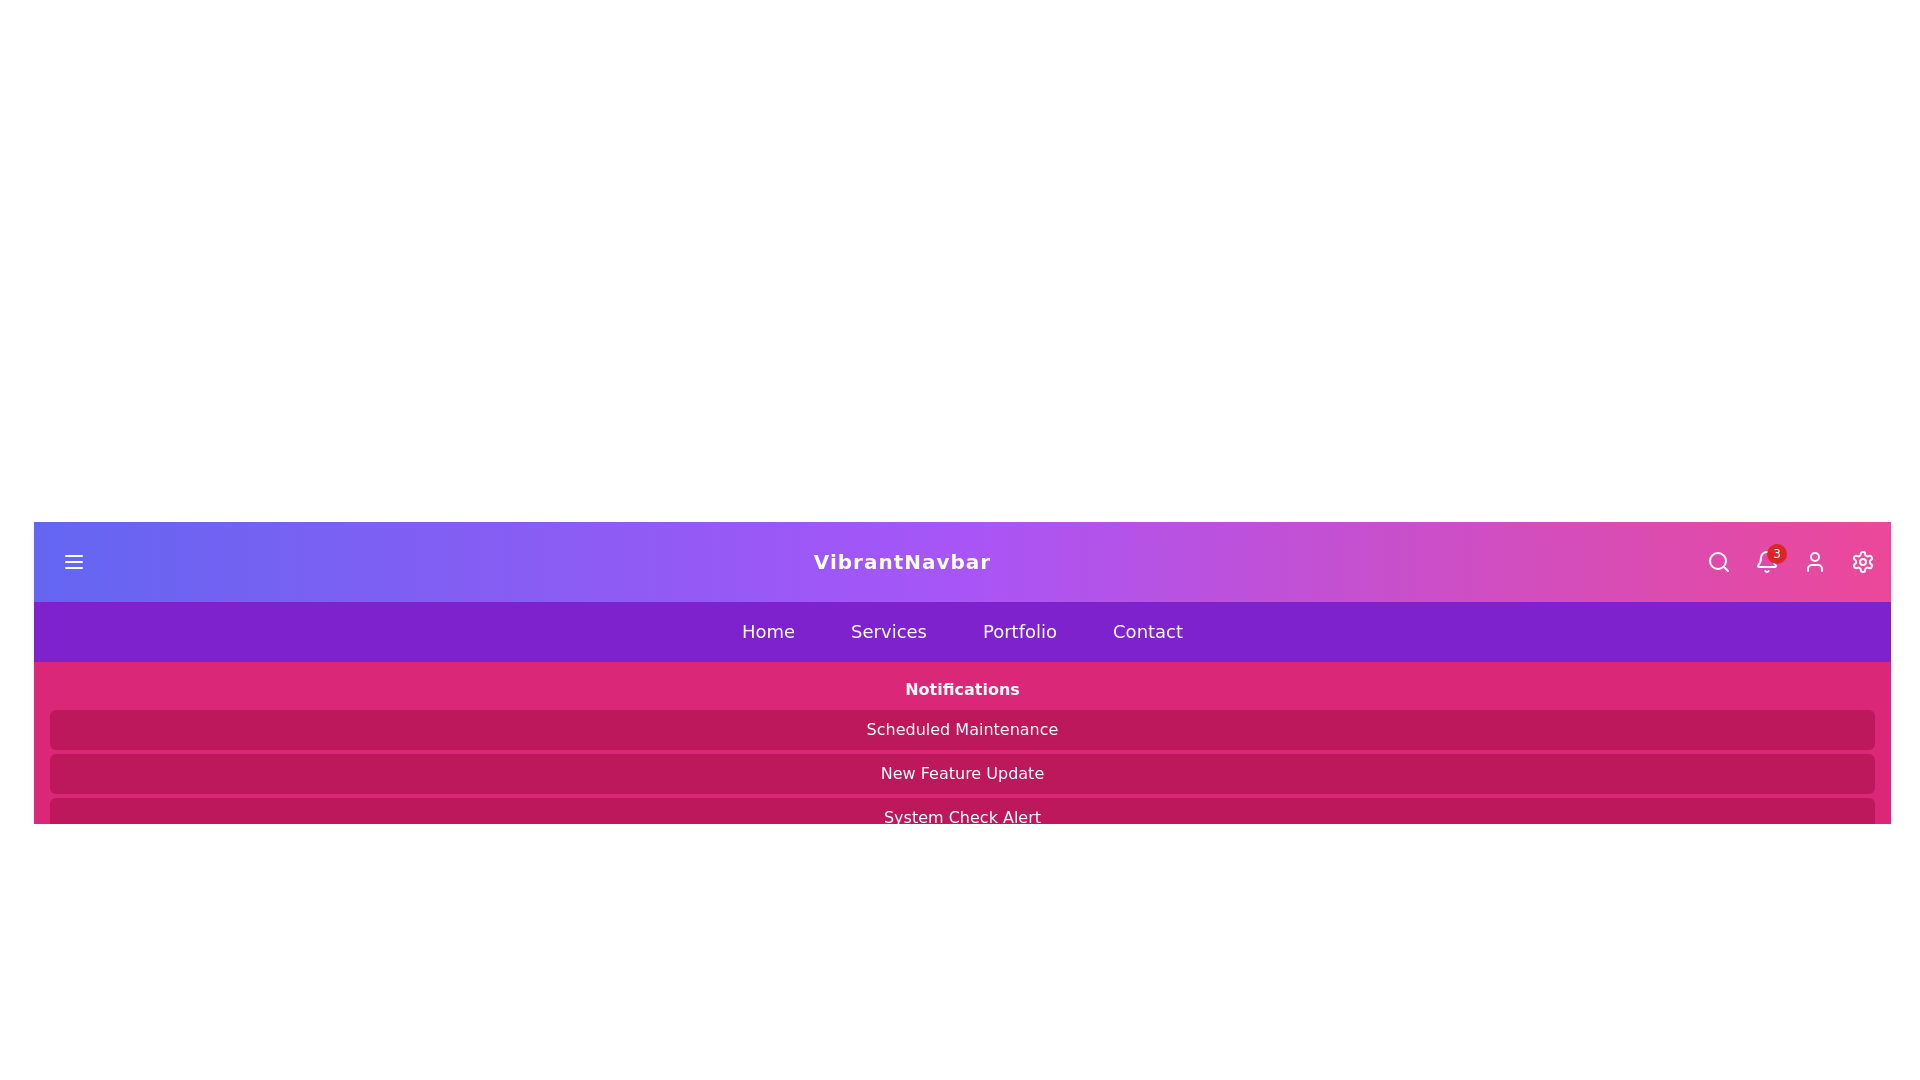 The width and height of the screenshot is (1920, 1080). Describe the element at coordinates (1814, 562) in the screenshot. I see `the user icon in the navigation bar, which resembles a simplified human silhouette` at that location.